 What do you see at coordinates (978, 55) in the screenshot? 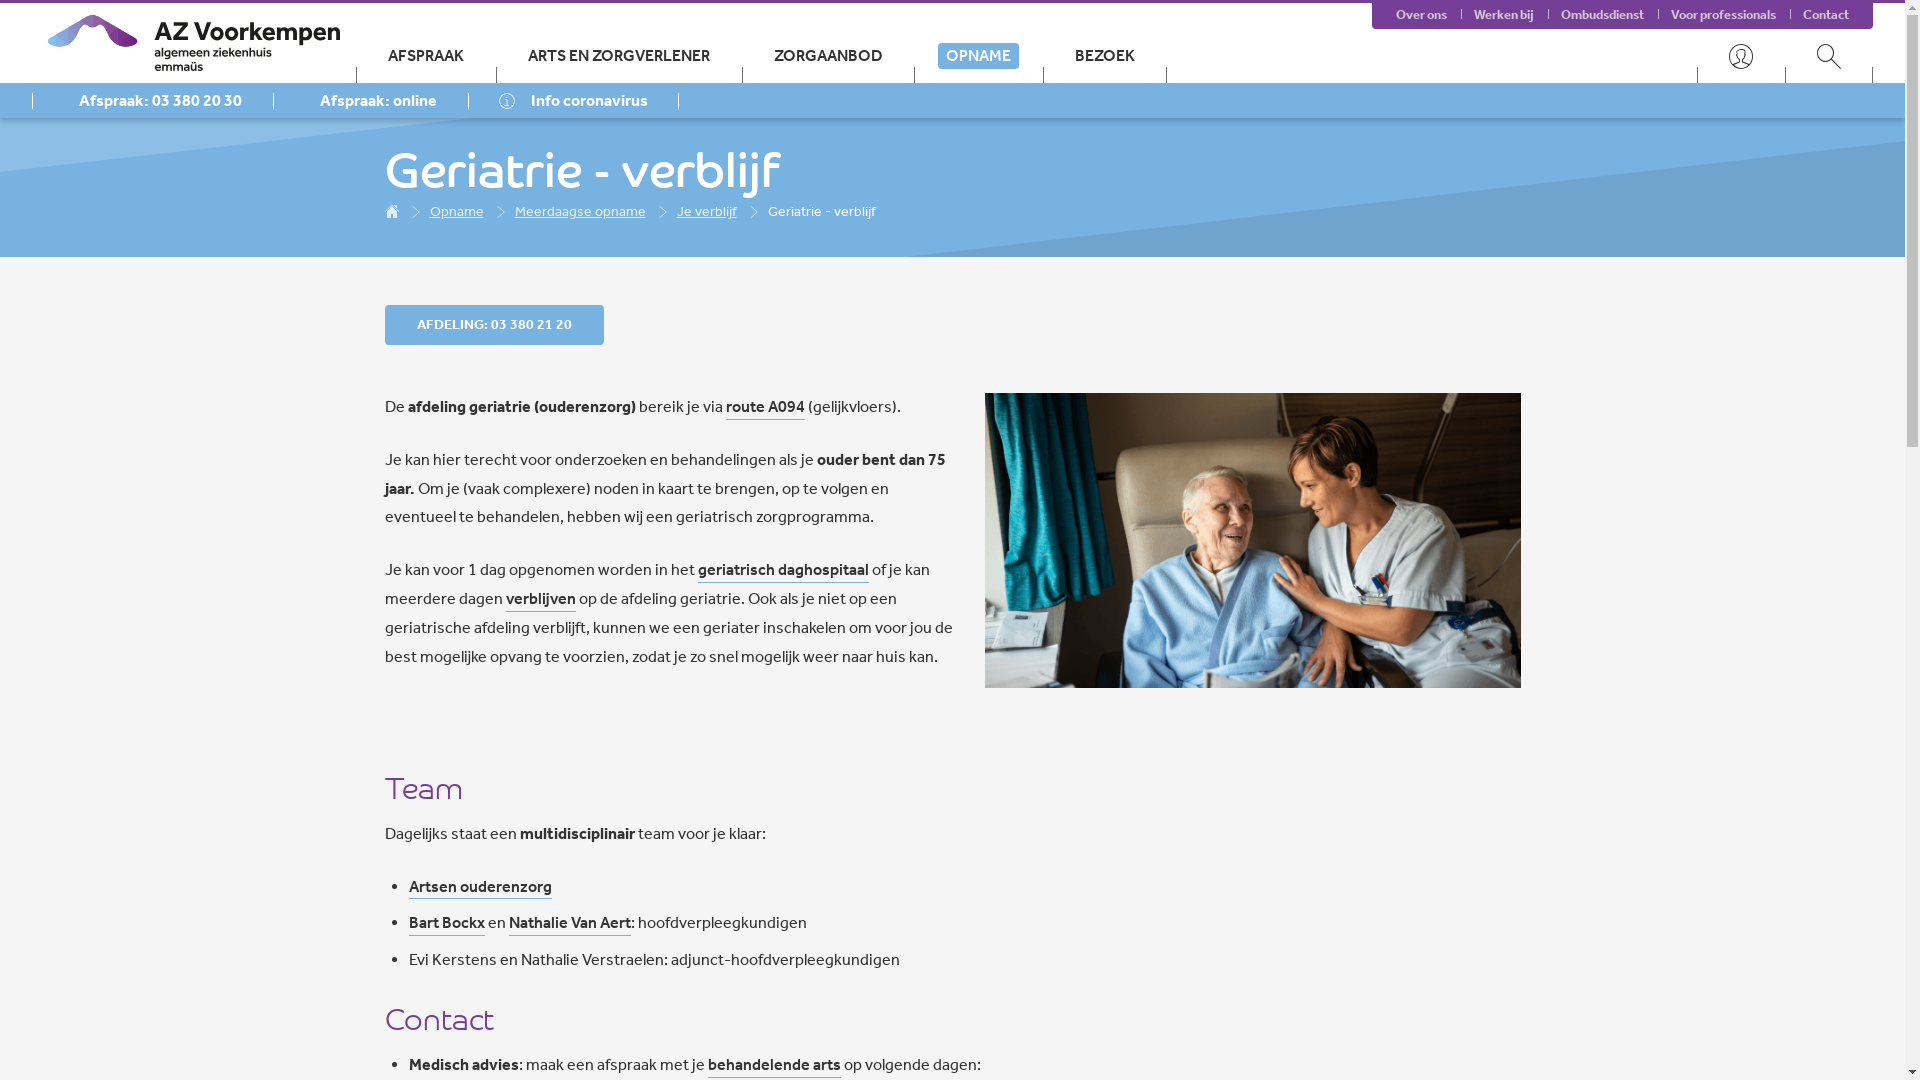
I see `'OPNAME'` at bounding box center [978, 55].